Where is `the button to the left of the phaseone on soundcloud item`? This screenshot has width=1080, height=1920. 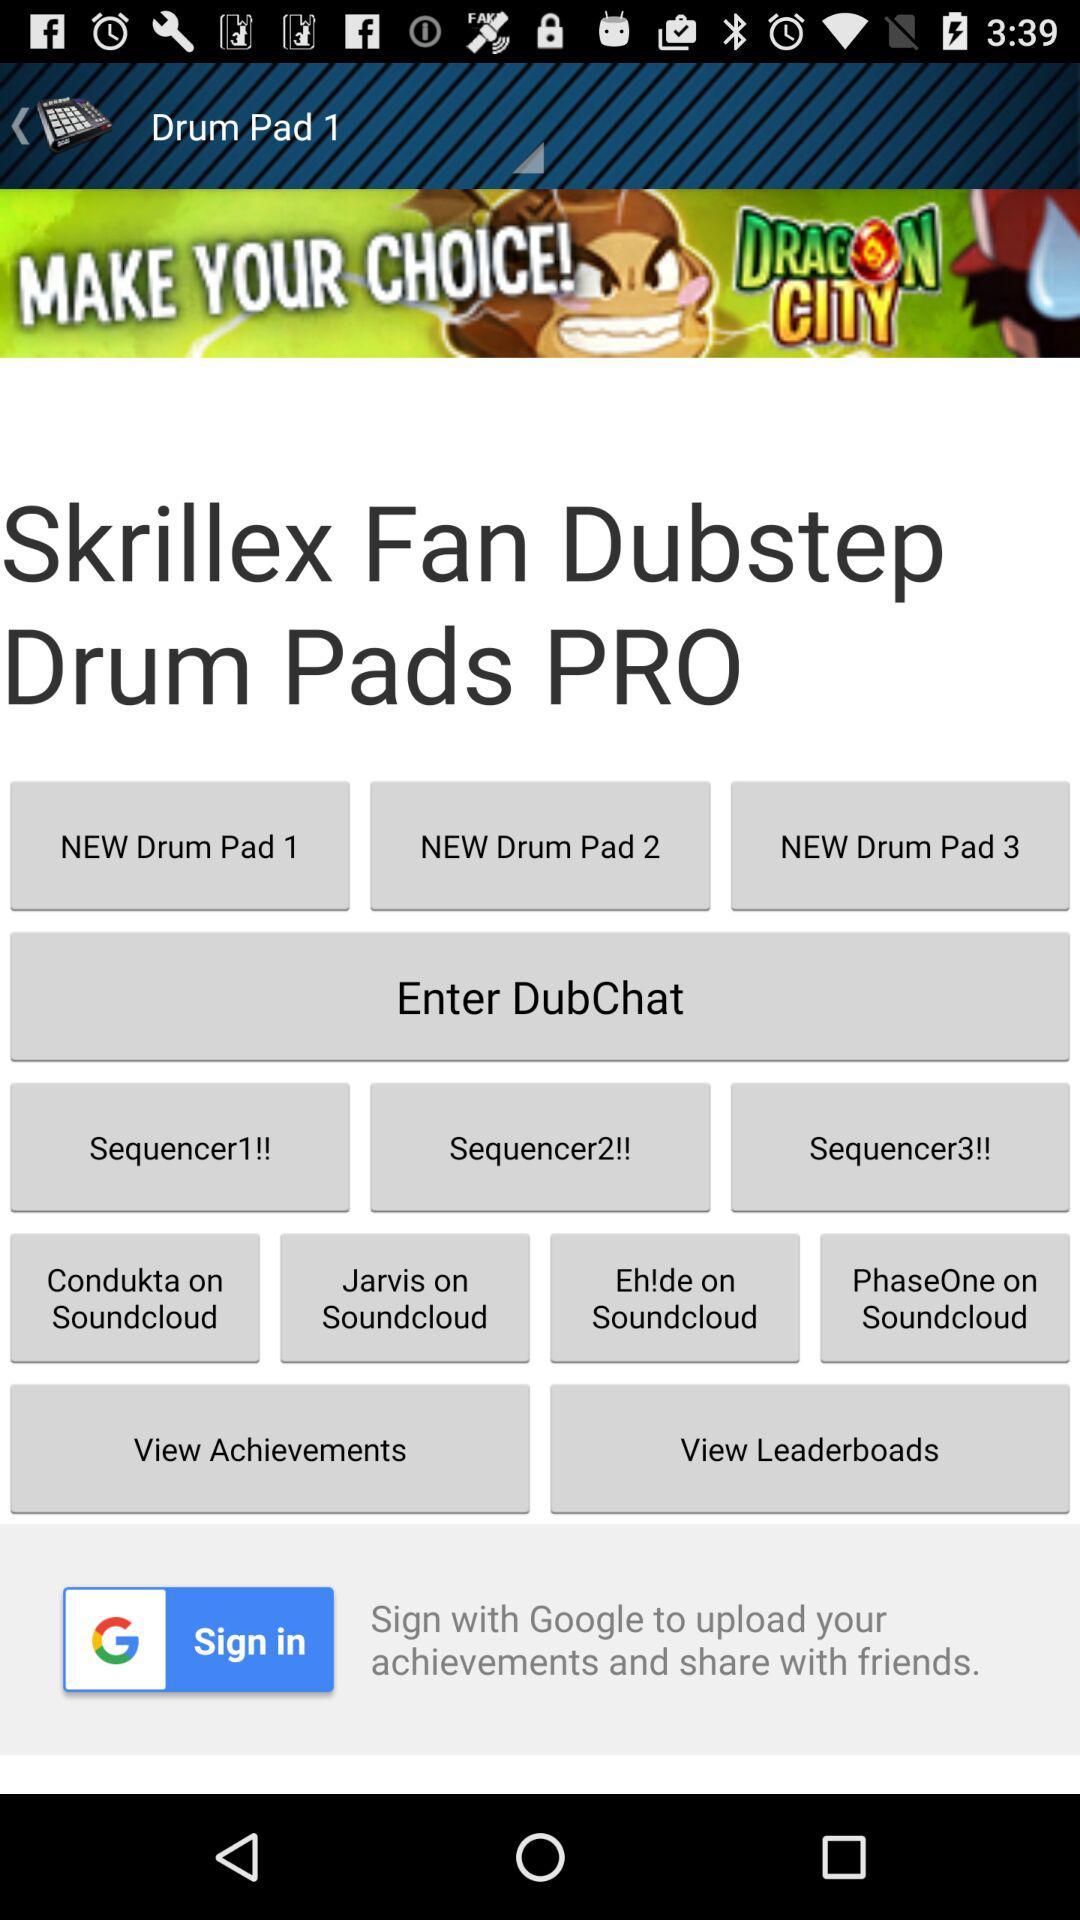
the button to the left of the phaseone on soundcloud item is located at coordinates (675, 1297).